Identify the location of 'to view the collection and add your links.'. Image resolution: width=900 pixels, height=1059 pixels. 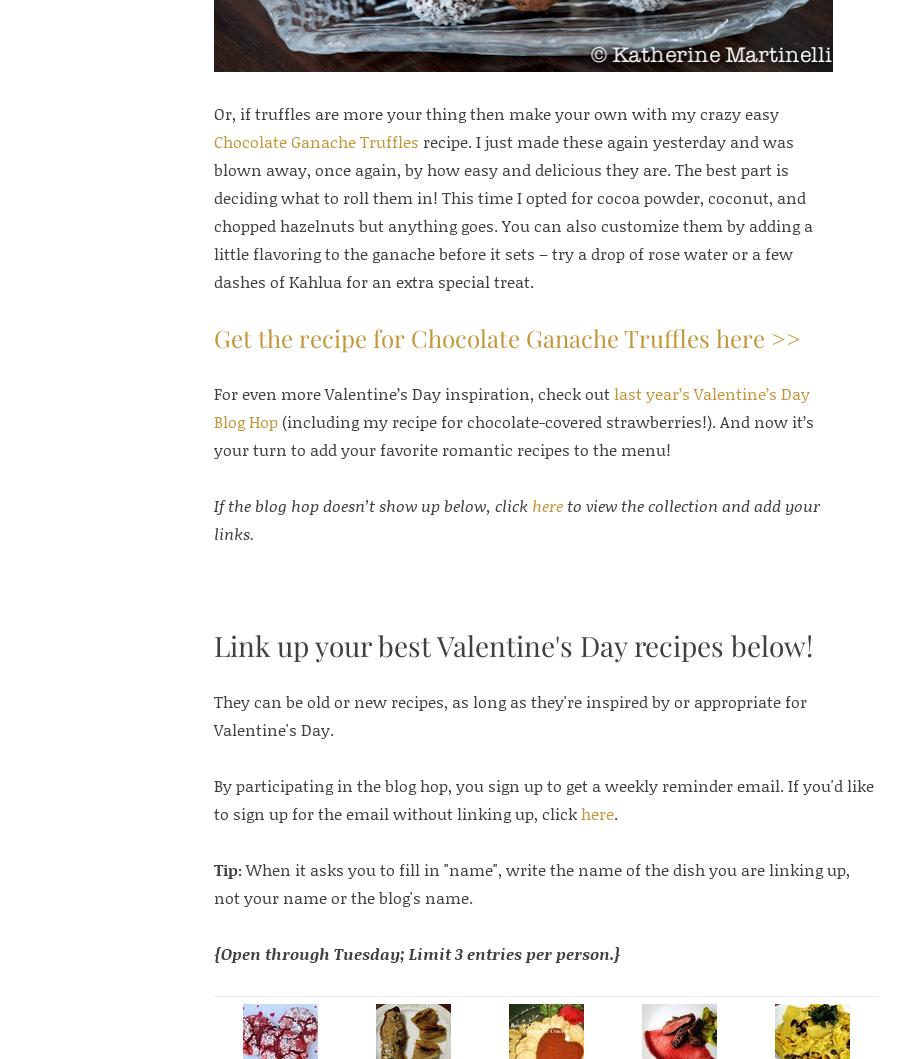
(514, 518).